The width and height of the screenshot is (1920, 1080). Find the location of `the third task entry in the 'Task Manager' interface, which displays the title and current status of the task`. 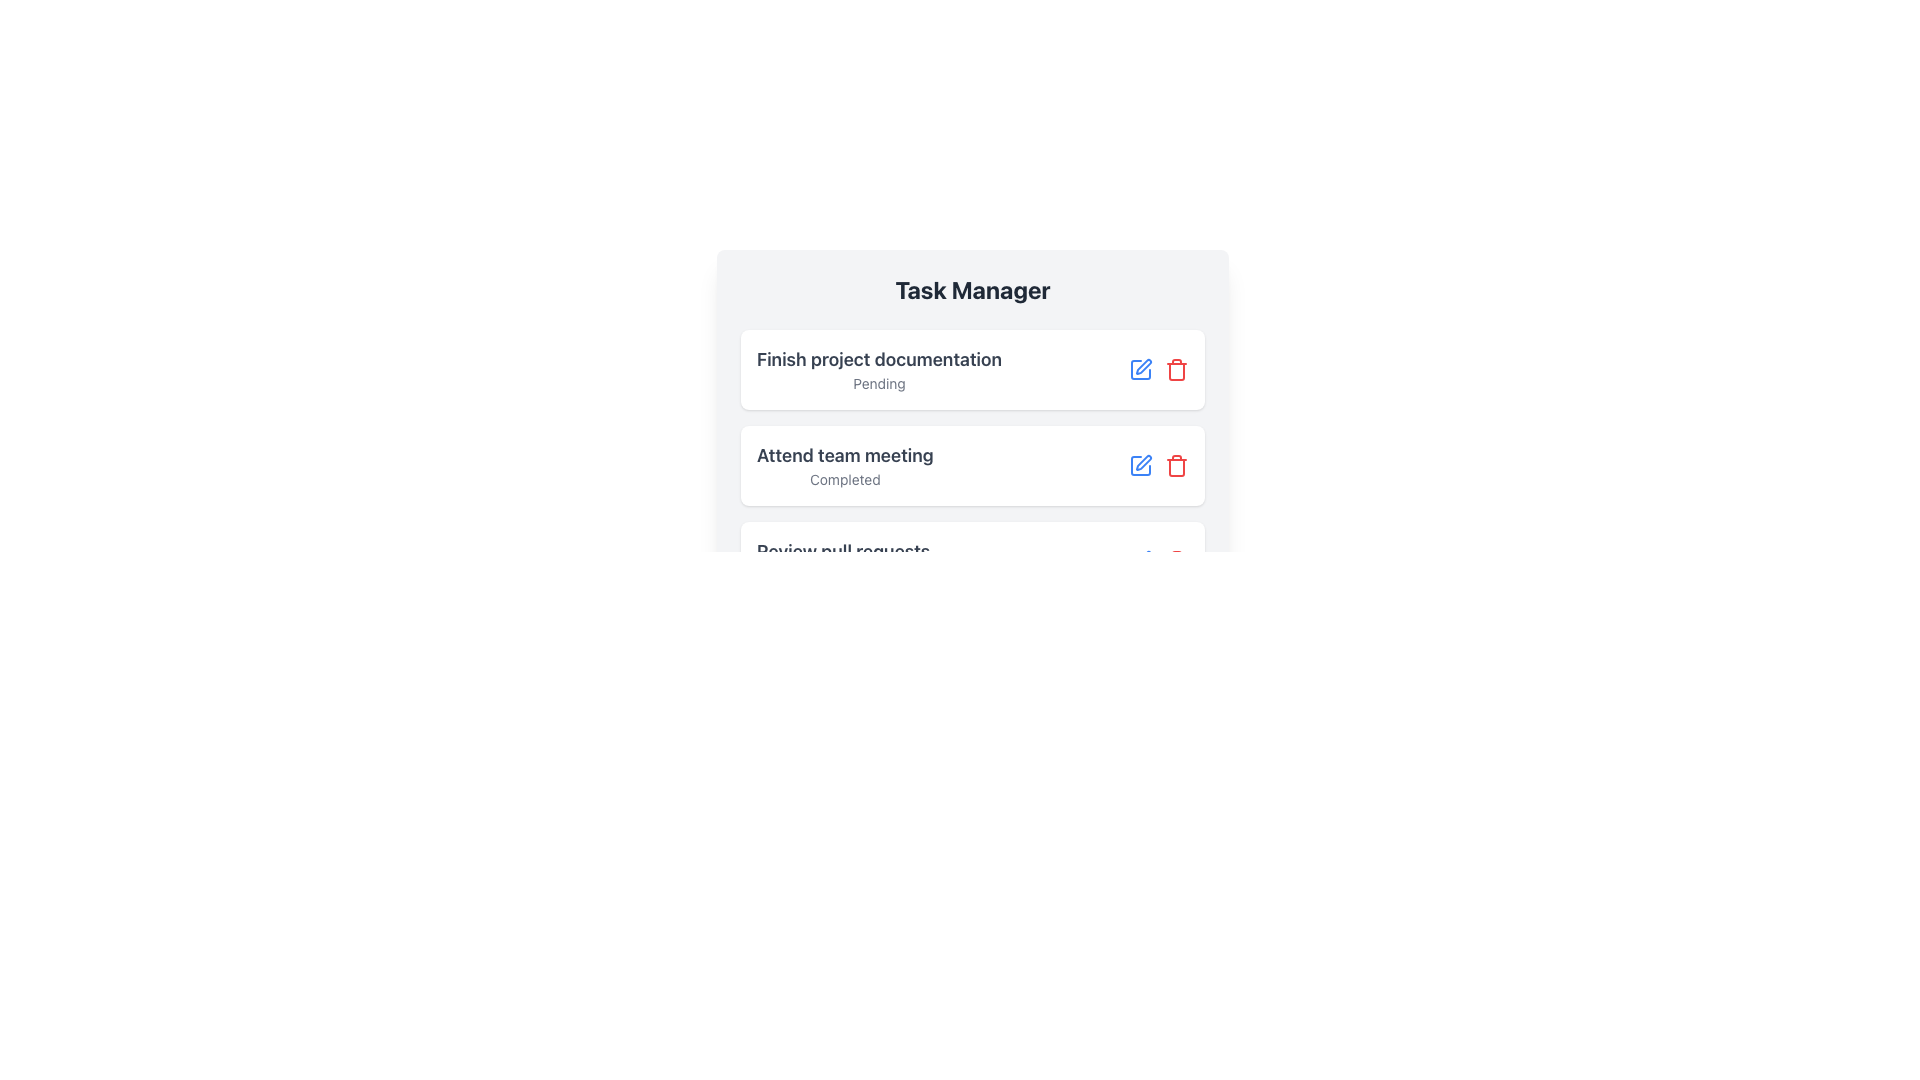

the third task entry in the 'Task Manager' interface, which displays the title and current status of the task is located at coordinates (843, 562).